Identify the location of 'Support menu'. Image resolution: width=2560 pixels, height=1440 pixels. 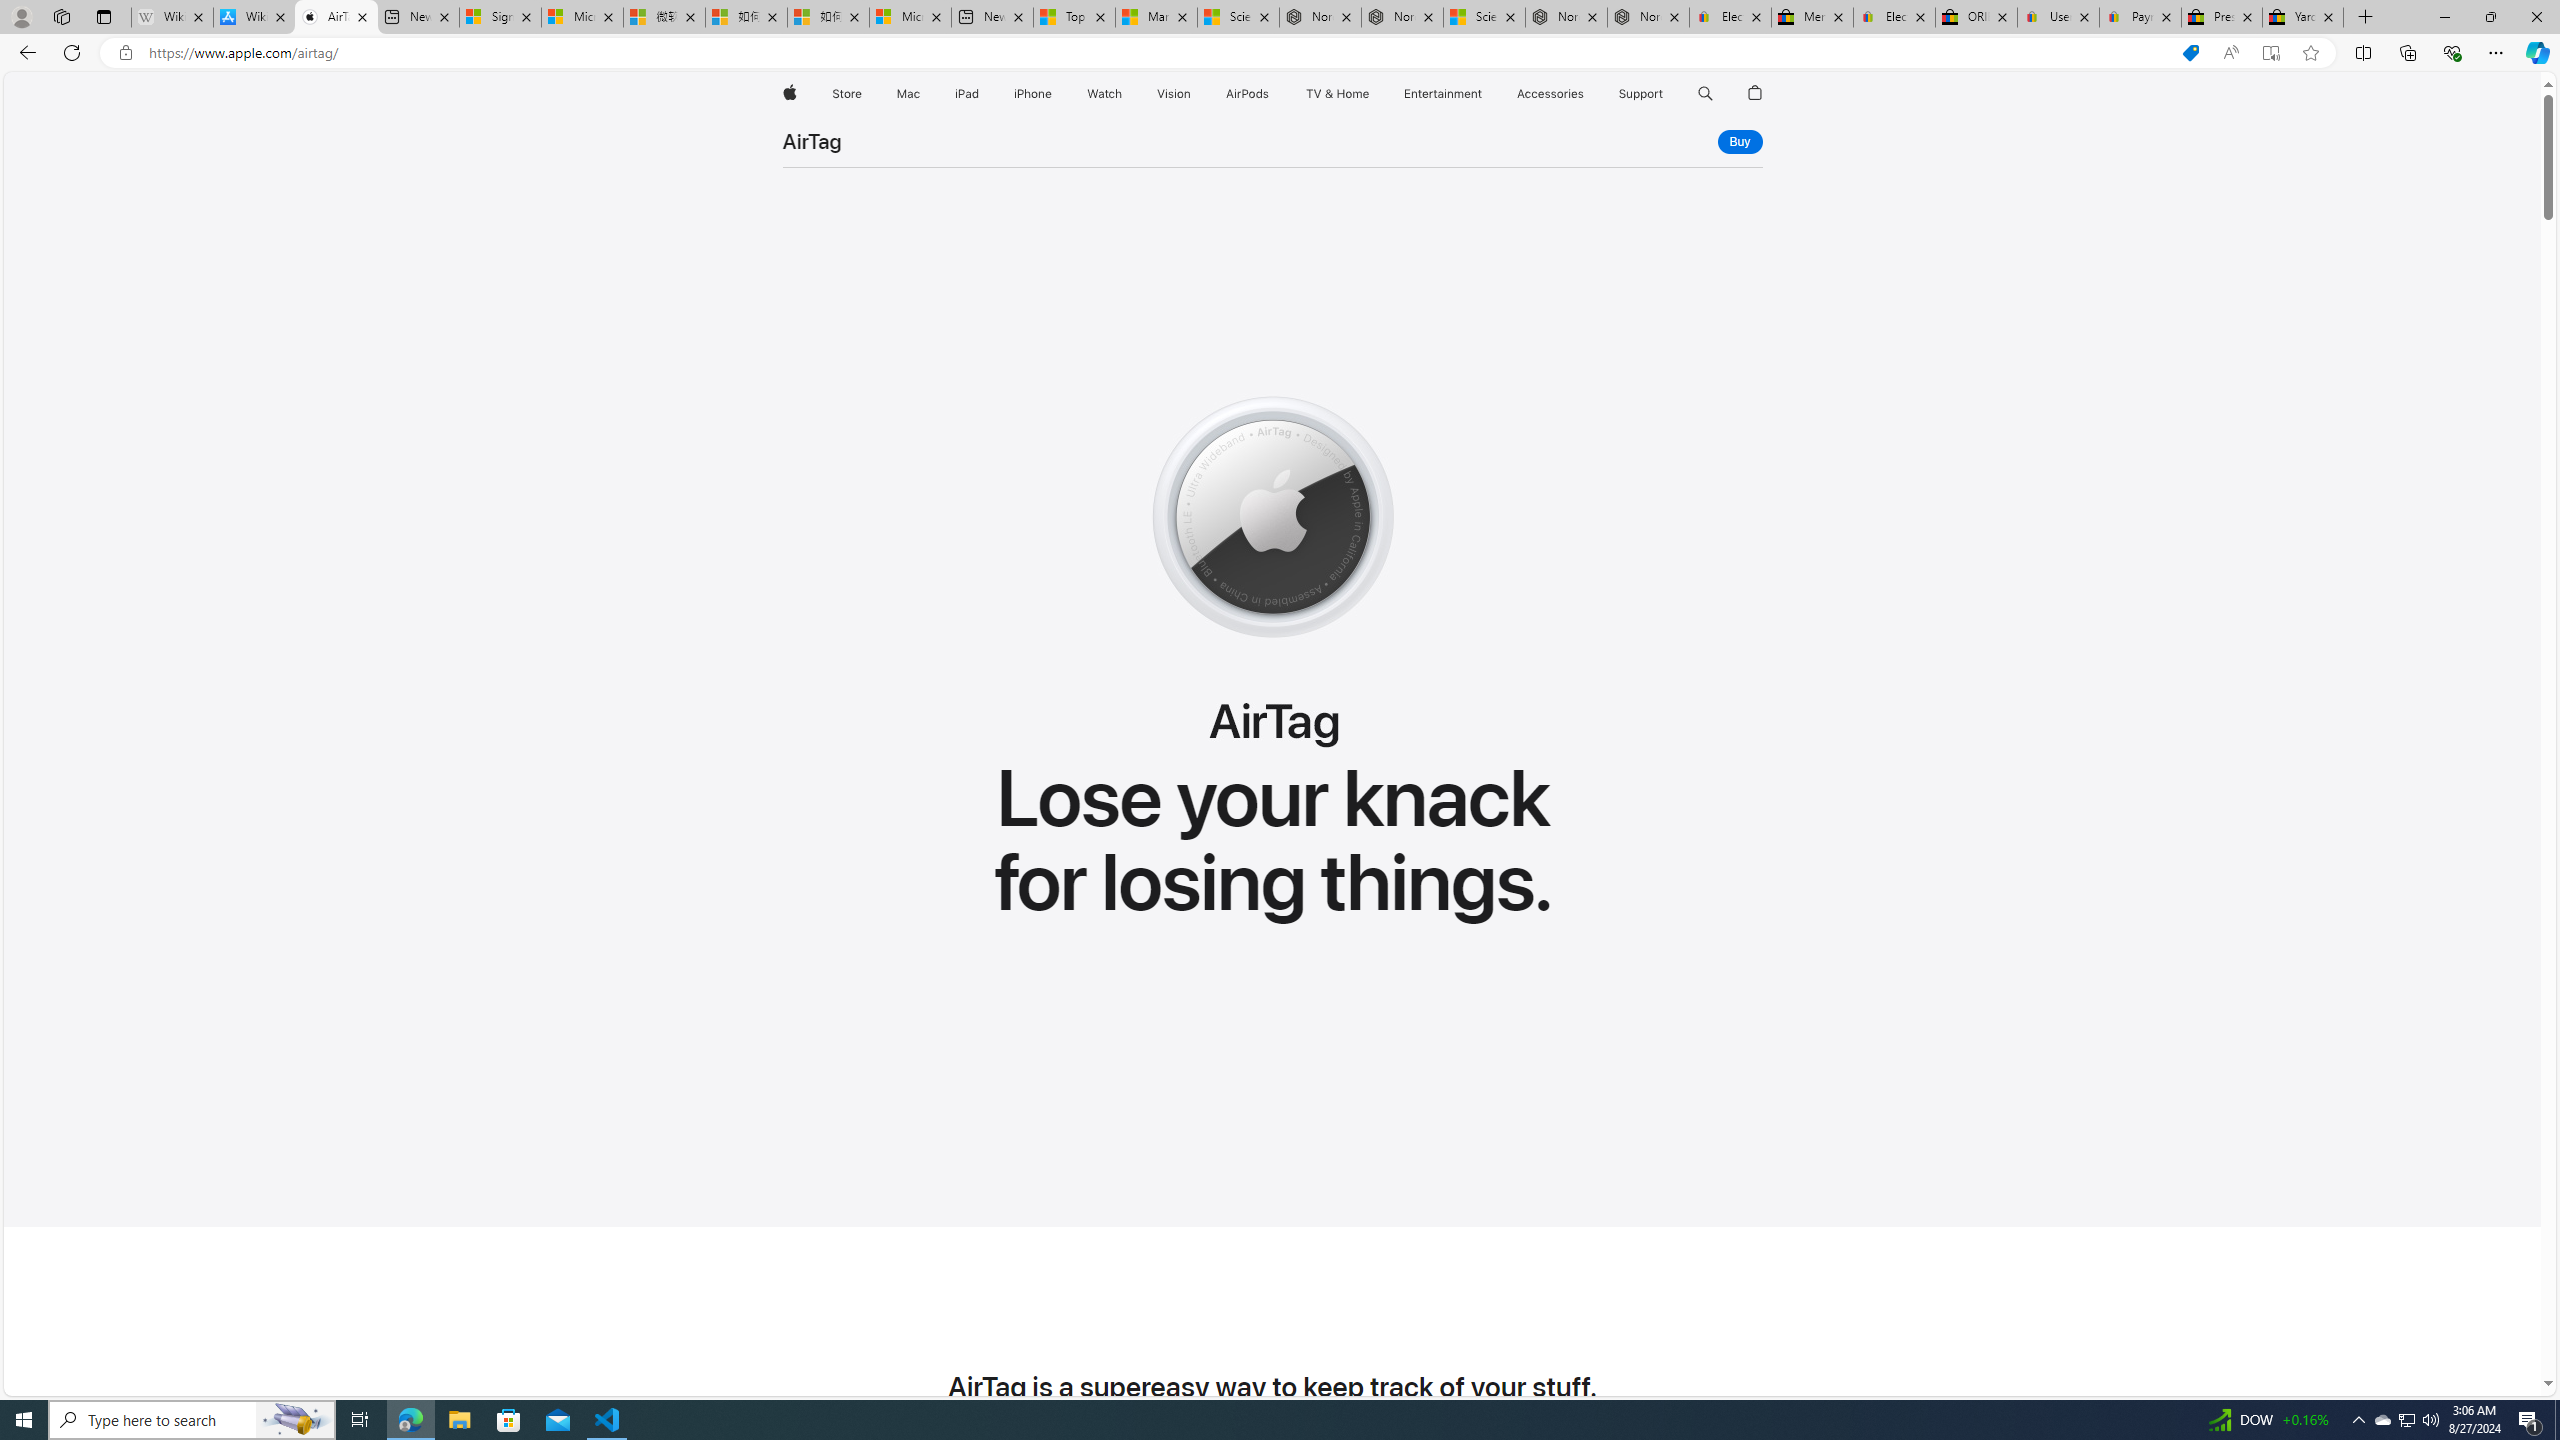
(1667, 93).